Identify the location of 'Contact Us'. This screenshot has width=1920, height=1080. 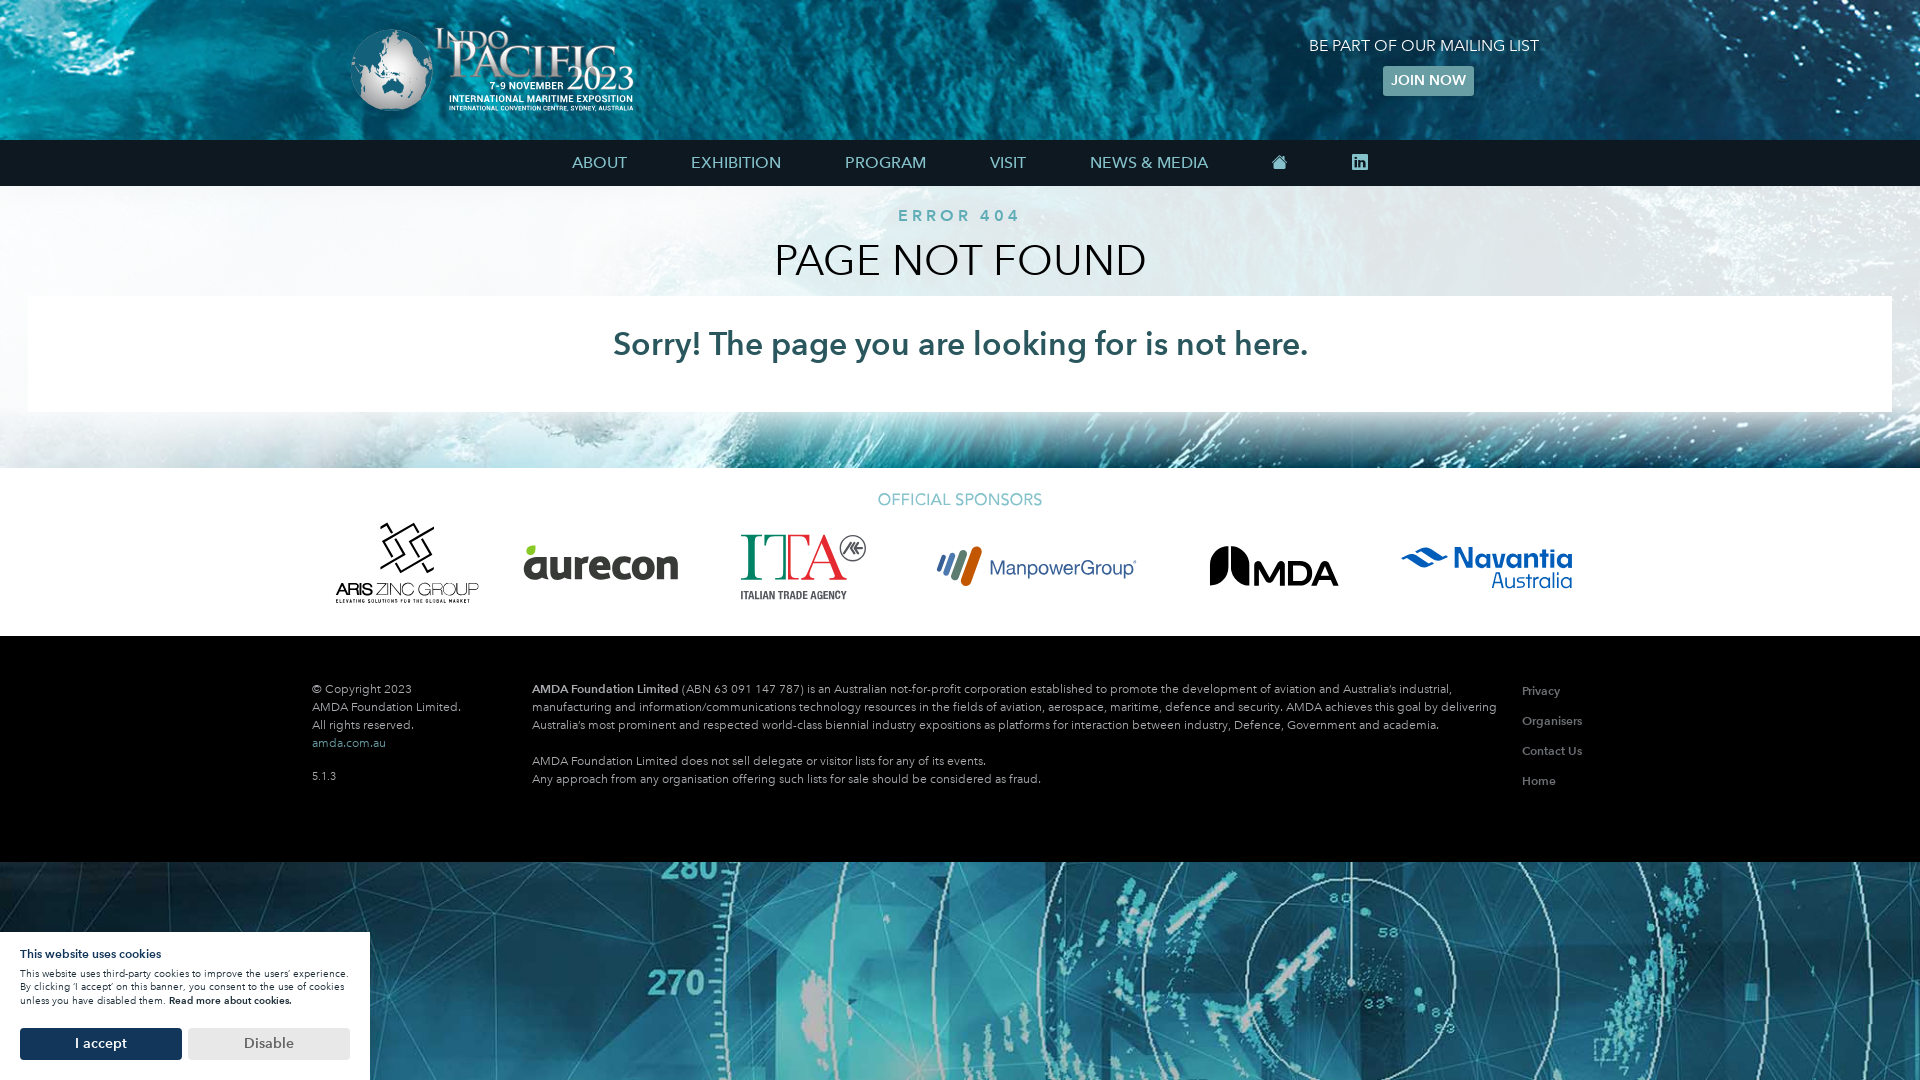
(1520, 750).